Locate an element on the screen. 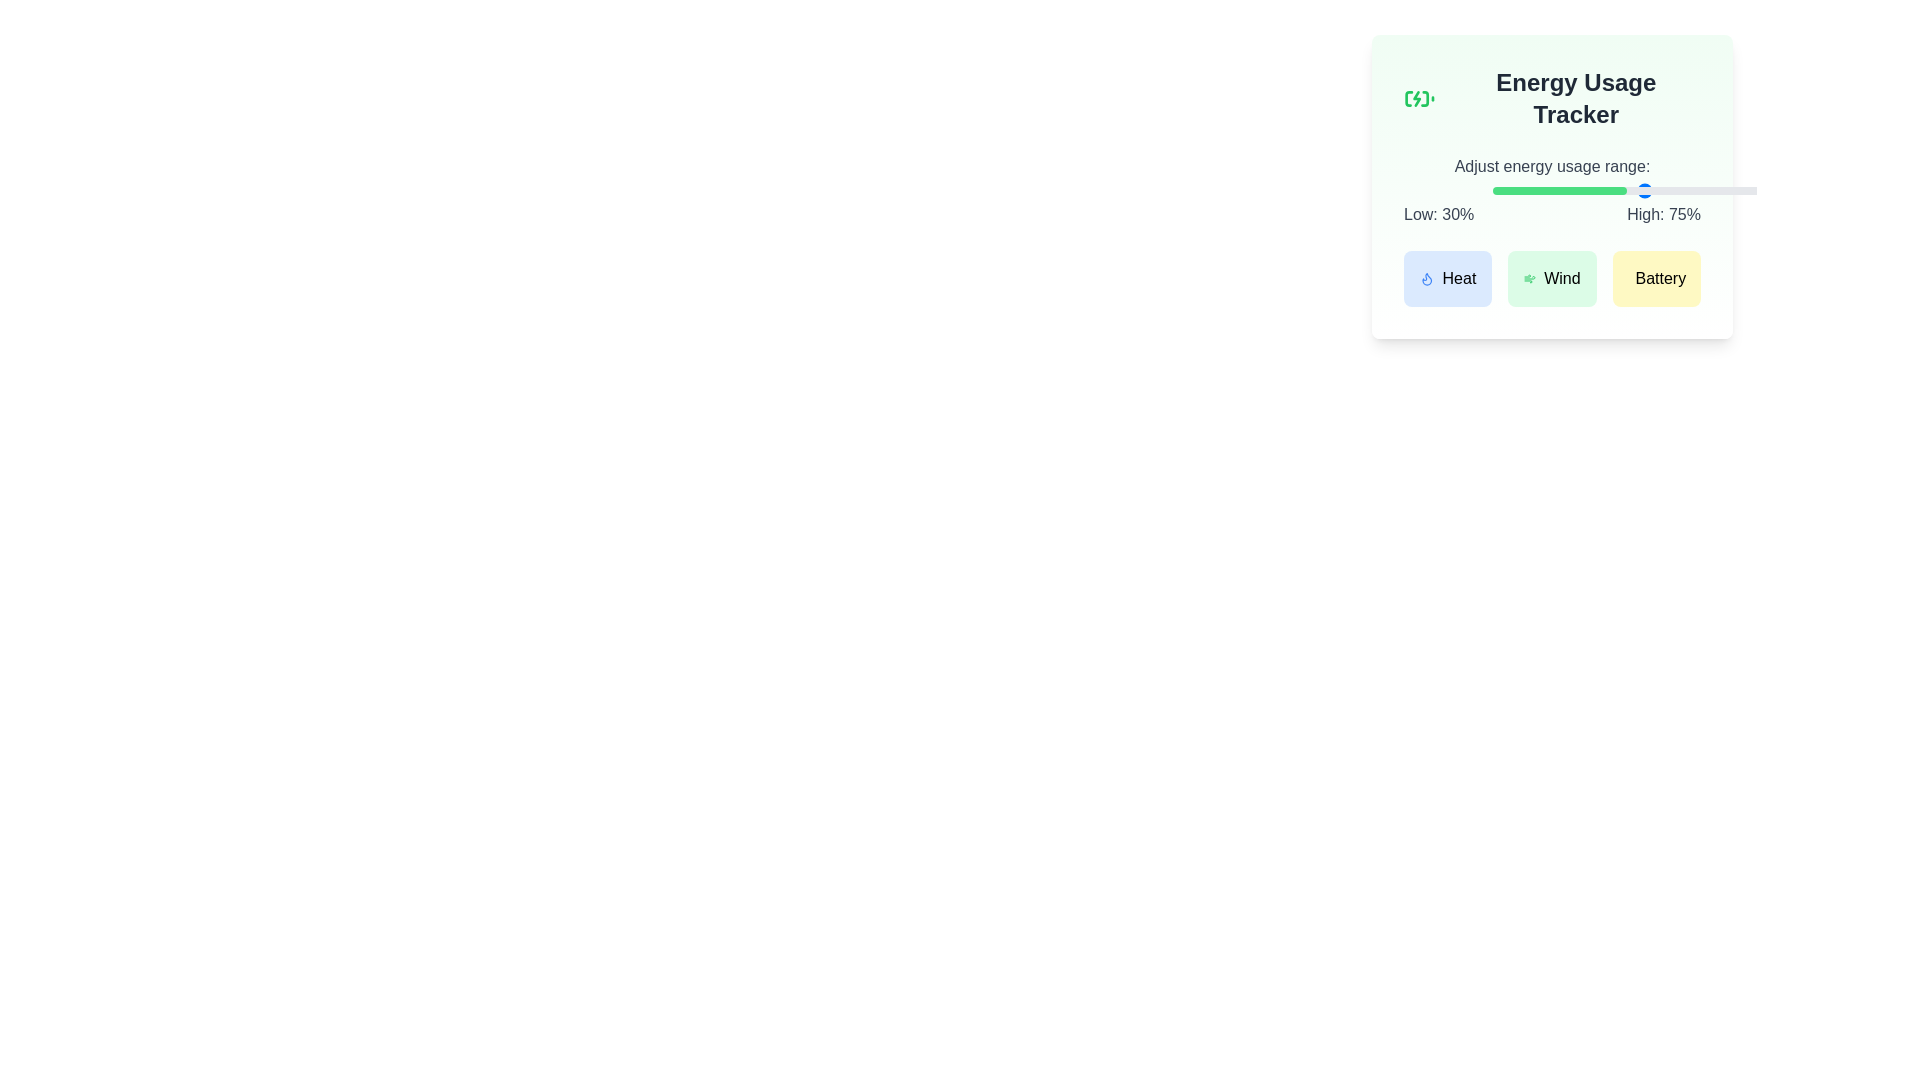 Image resolution: width=1920 pixels, height=1080 pixels. the charging symbol icon located centrally within the battery-shaped icon, which represents the charging status is located at coordinates (1416, 99).